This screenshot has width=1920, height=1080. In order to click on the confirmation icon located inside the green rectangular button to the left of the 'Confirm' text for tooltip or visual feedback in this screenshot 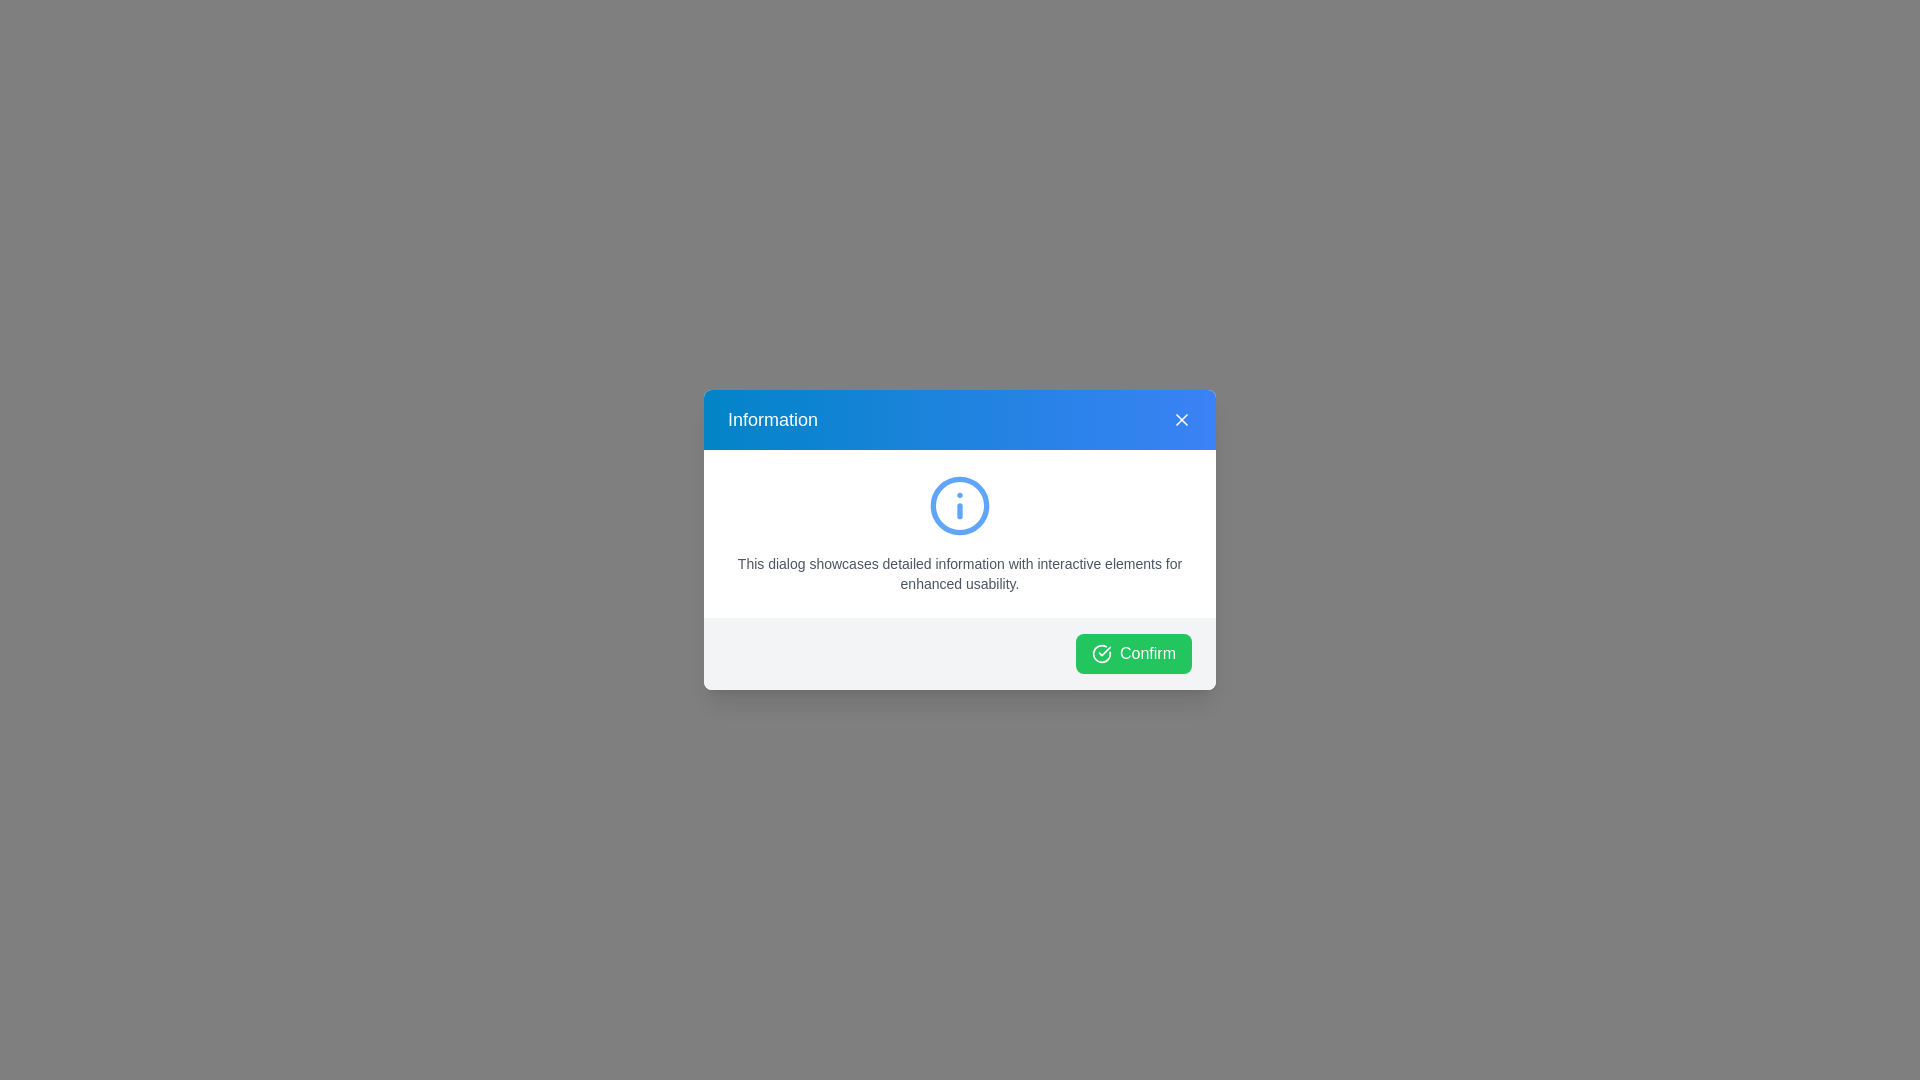, I will do `click(1100, 654)`.